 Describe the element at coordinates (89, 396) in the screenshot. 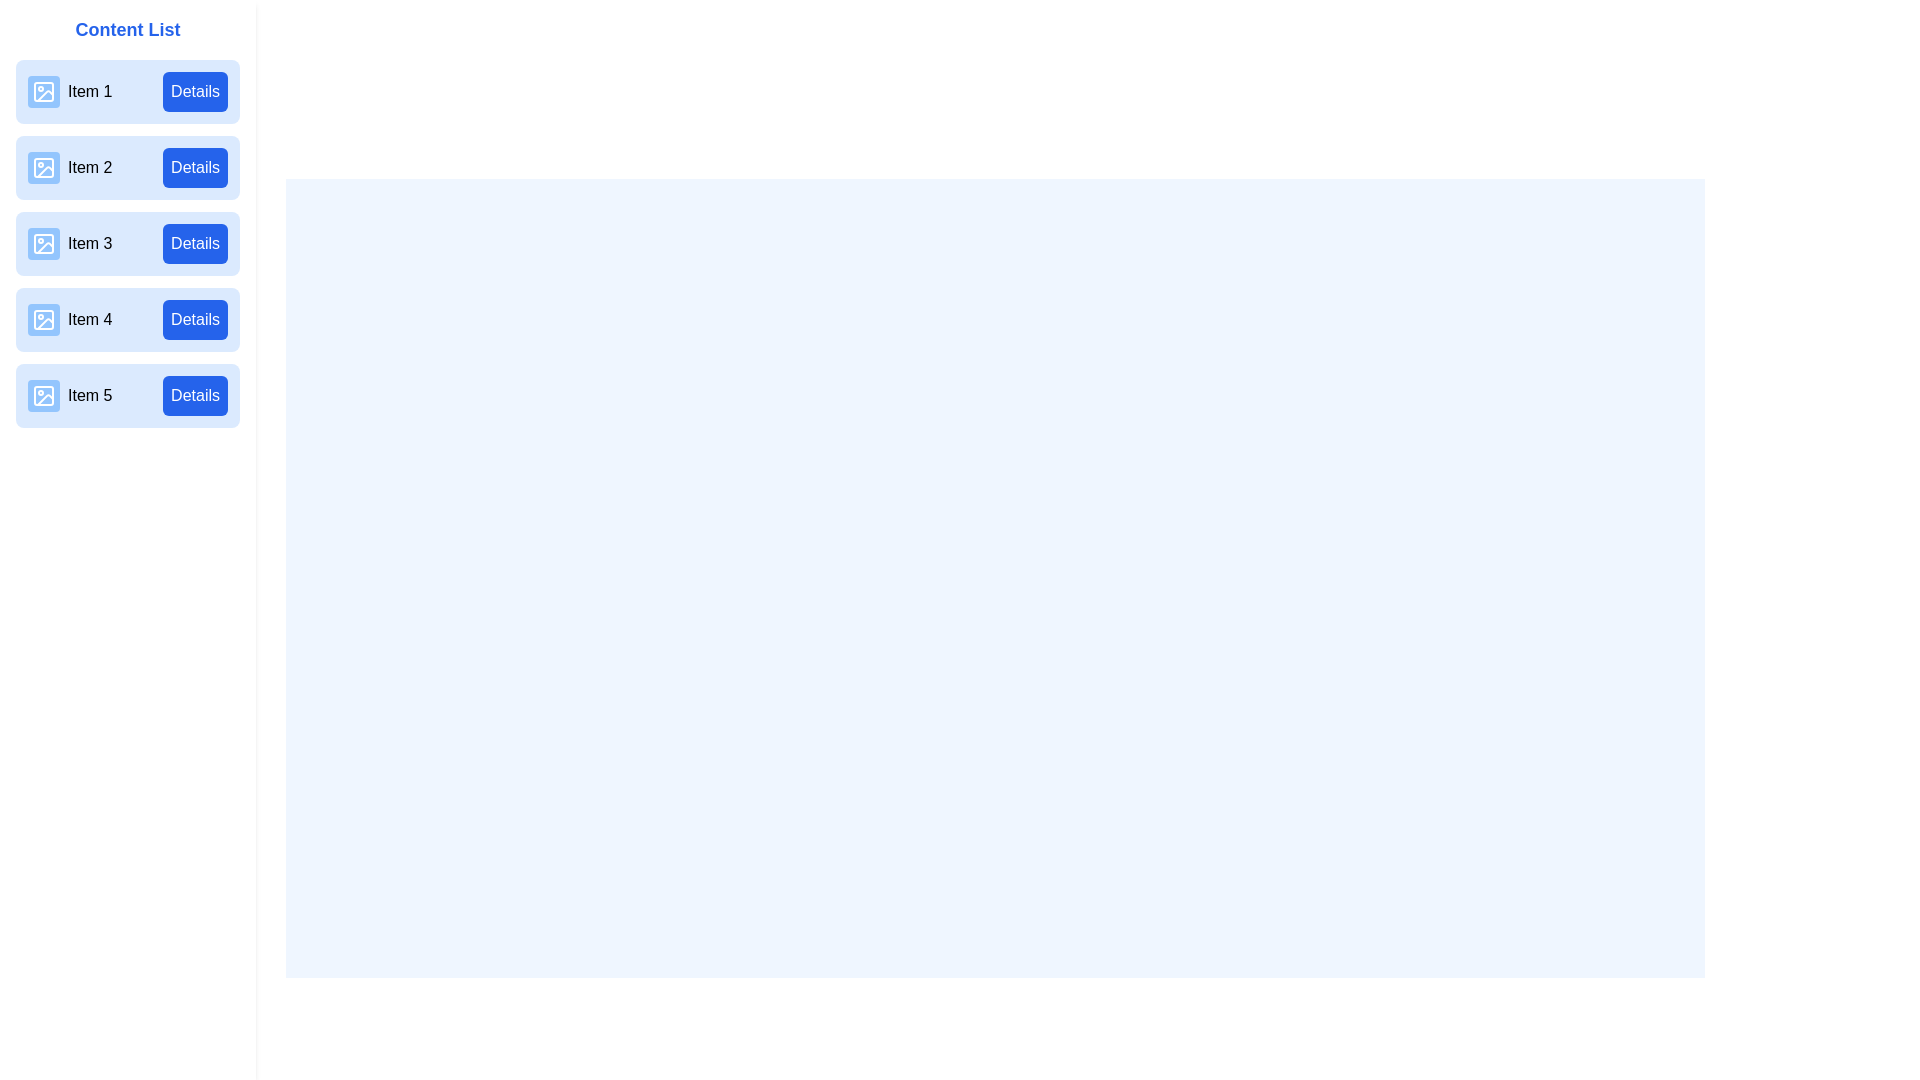

I see `the static text label located in the fifth row of a vertically stacked list, positioned between an icon on the left and a 'Details' button on the right` at that location.